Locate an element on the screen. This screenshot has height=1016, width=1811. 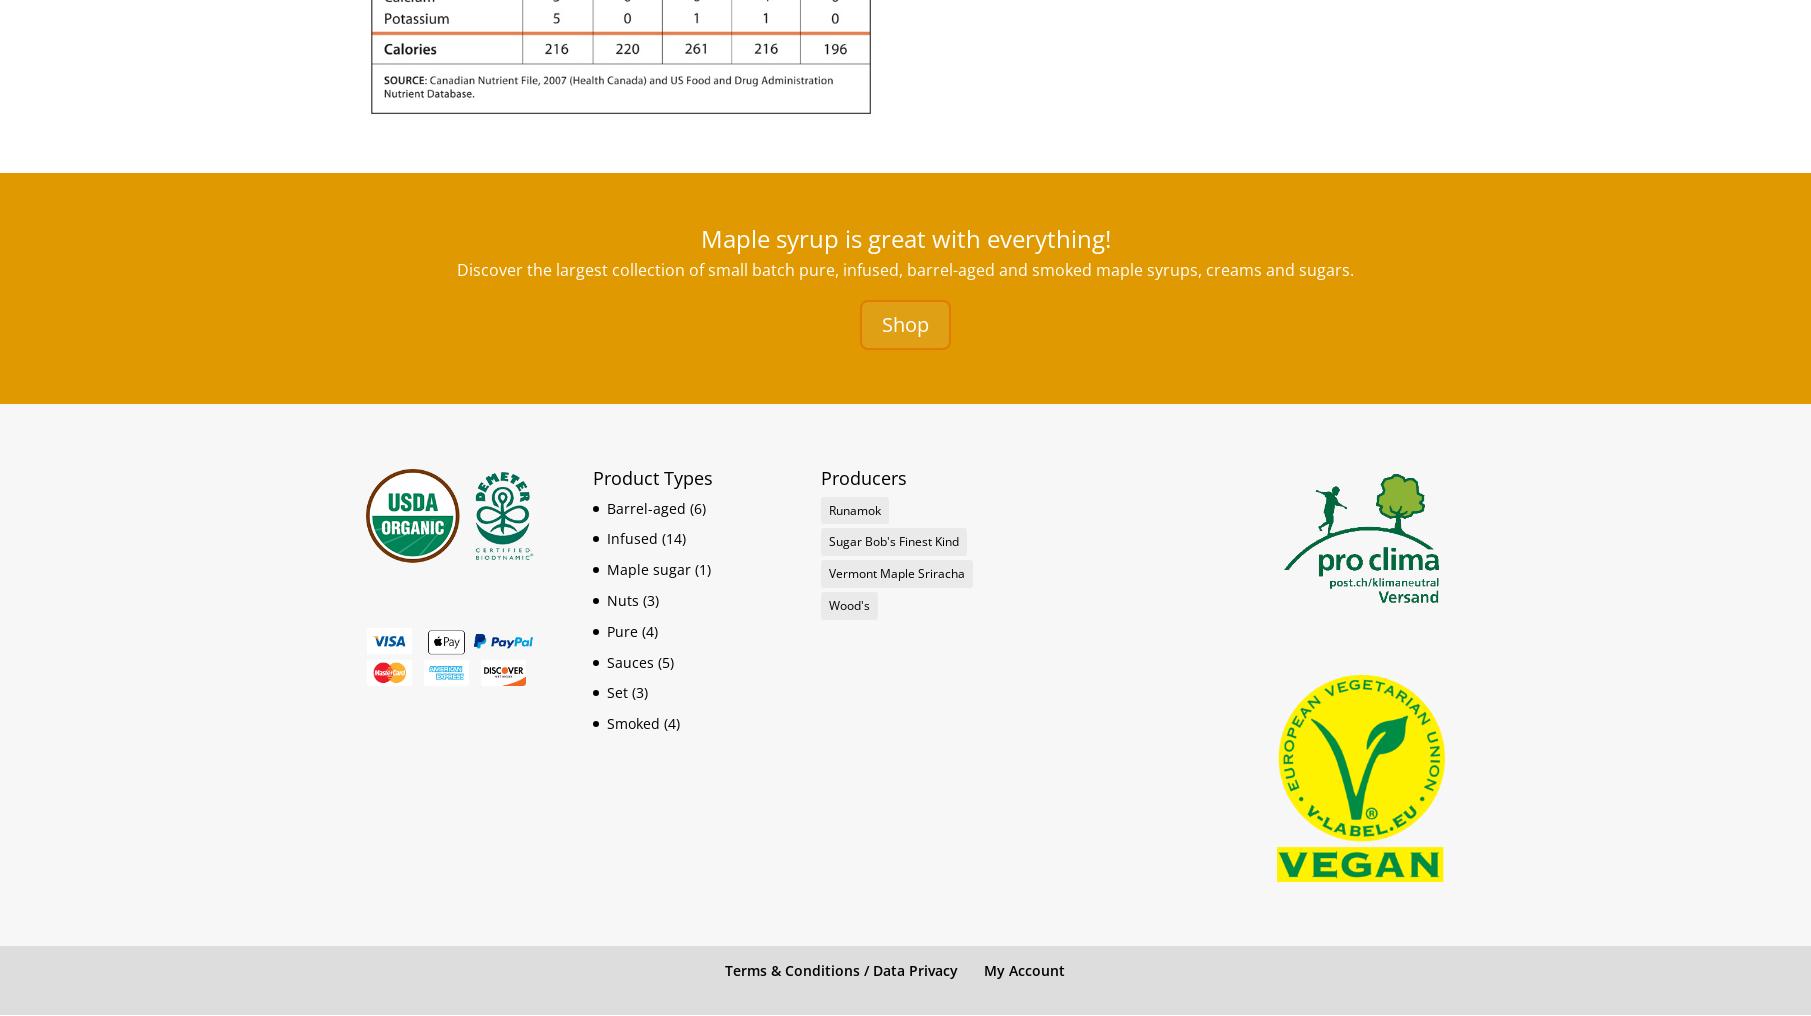
'Vermont Maple Sriracha' is located at coordinates (896, 573).